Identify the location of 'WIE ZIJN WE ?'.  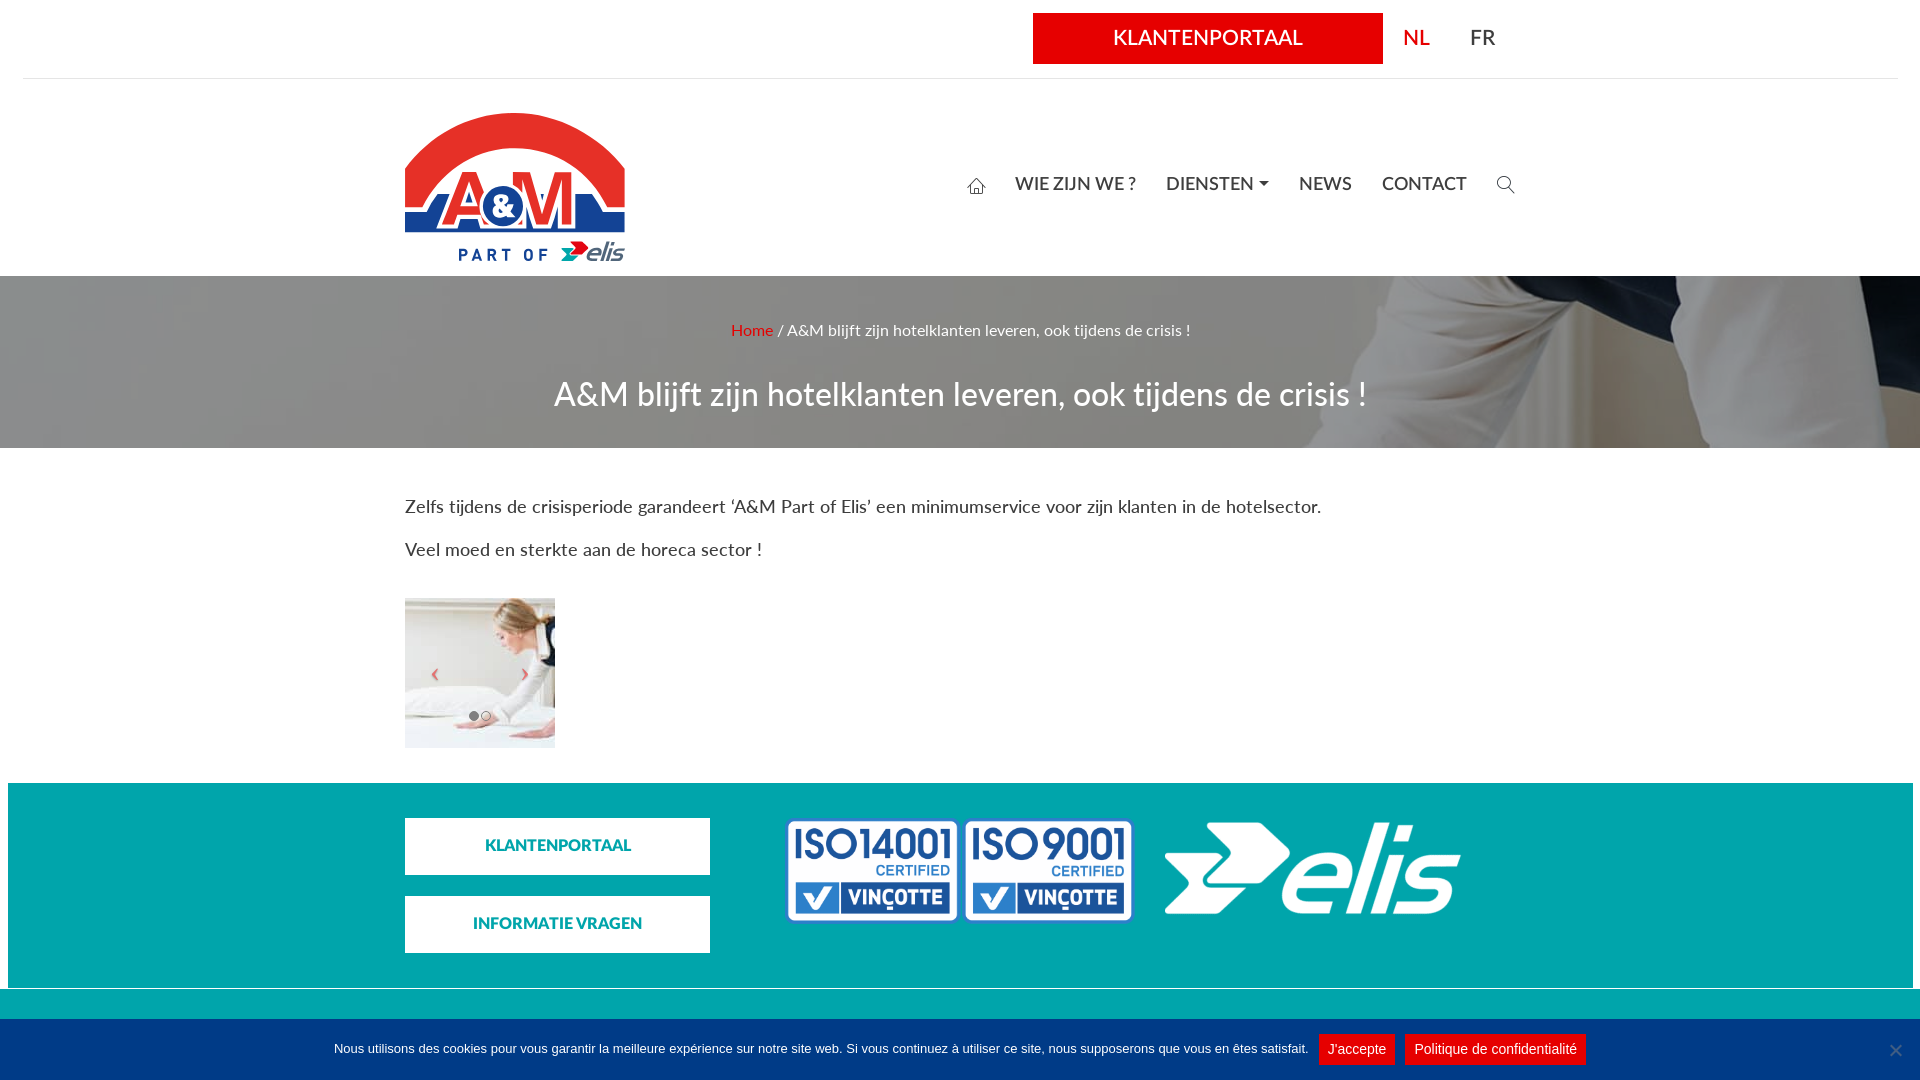
(1074, 185).